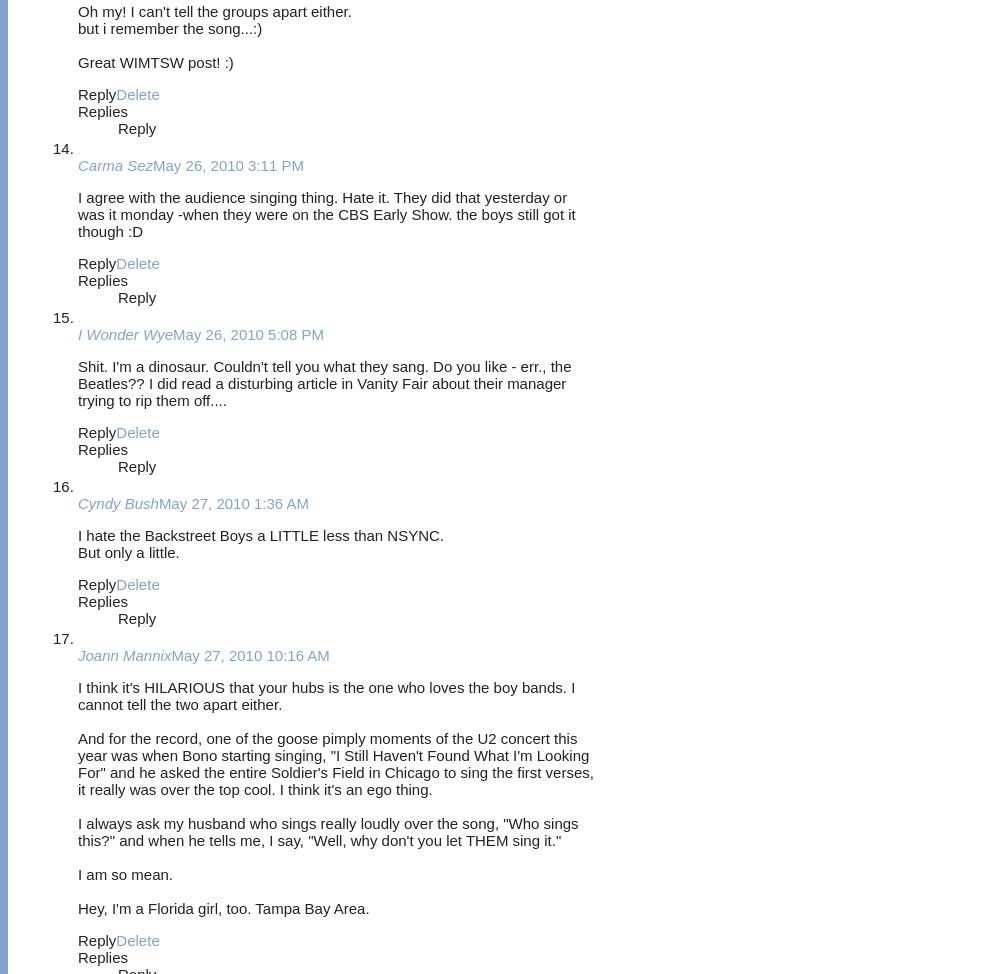  What do you see at coordinates (125, 333) in the screenshot?
I see `'I Wonder Wye'` at bounding box center [125, 333].